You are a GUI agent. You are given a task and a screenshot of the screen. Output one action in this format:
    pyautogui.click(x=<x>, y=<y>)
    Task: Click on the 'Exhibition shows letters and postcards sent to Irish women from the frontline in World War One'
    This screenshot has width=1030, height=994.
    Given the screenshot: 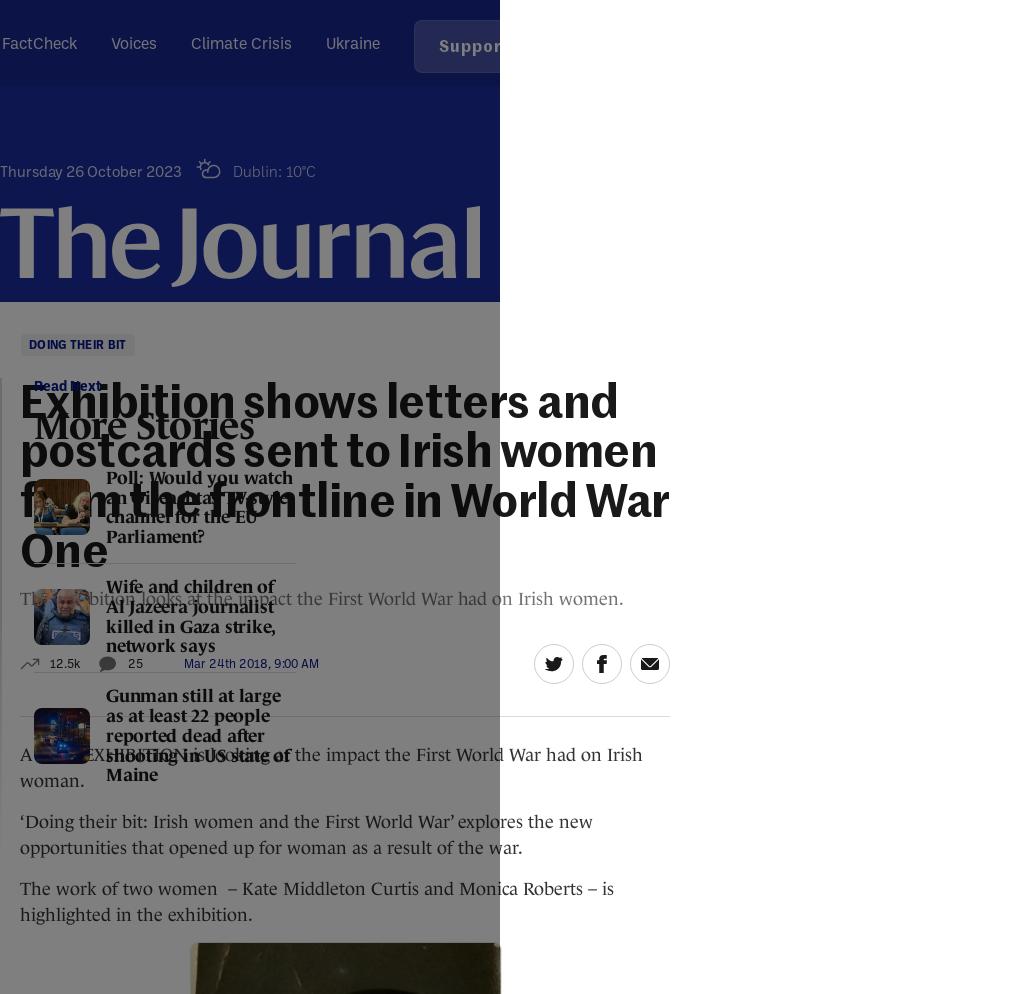 What is the action you would take?
    pyautogui.click(x=344, y=477)
    